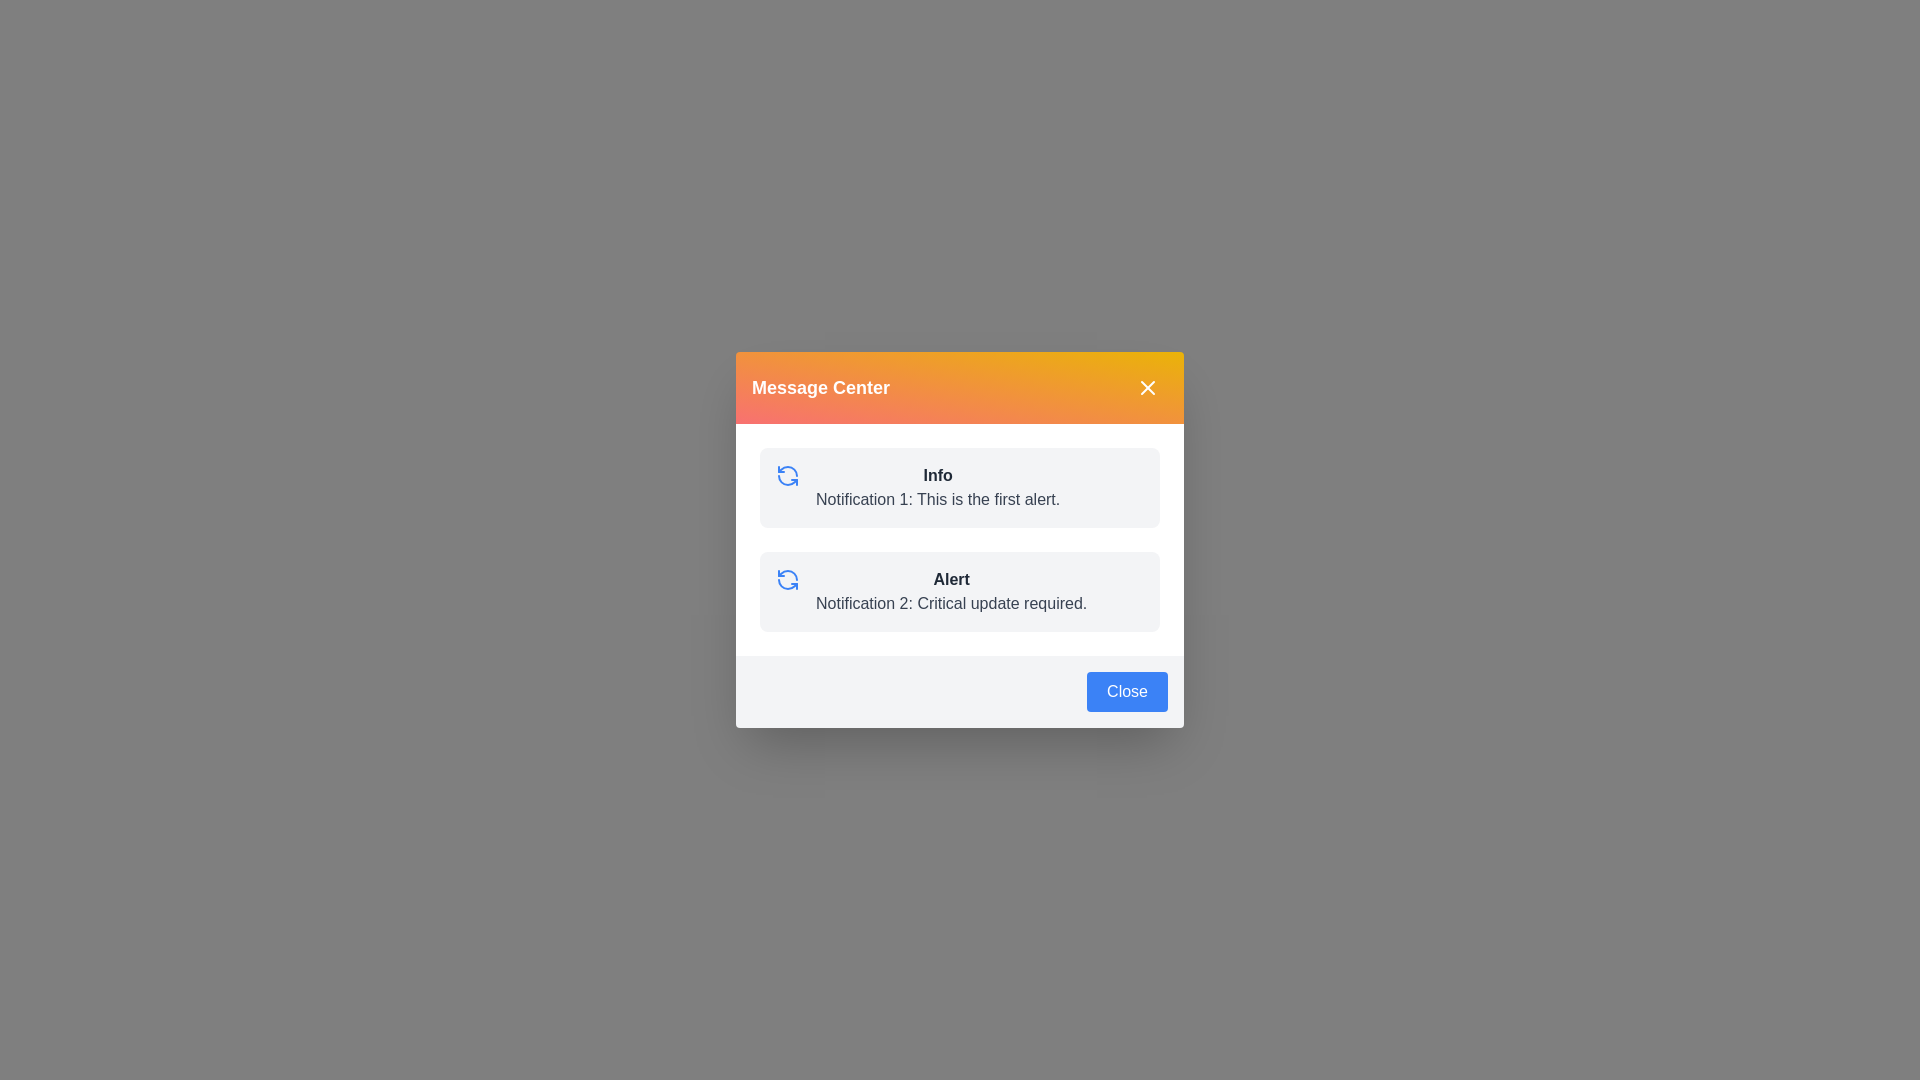  What do you see at coordinates (786, 475) in the screenshot?
I see `the notification icon for Info` at bounding box center [786, 475].